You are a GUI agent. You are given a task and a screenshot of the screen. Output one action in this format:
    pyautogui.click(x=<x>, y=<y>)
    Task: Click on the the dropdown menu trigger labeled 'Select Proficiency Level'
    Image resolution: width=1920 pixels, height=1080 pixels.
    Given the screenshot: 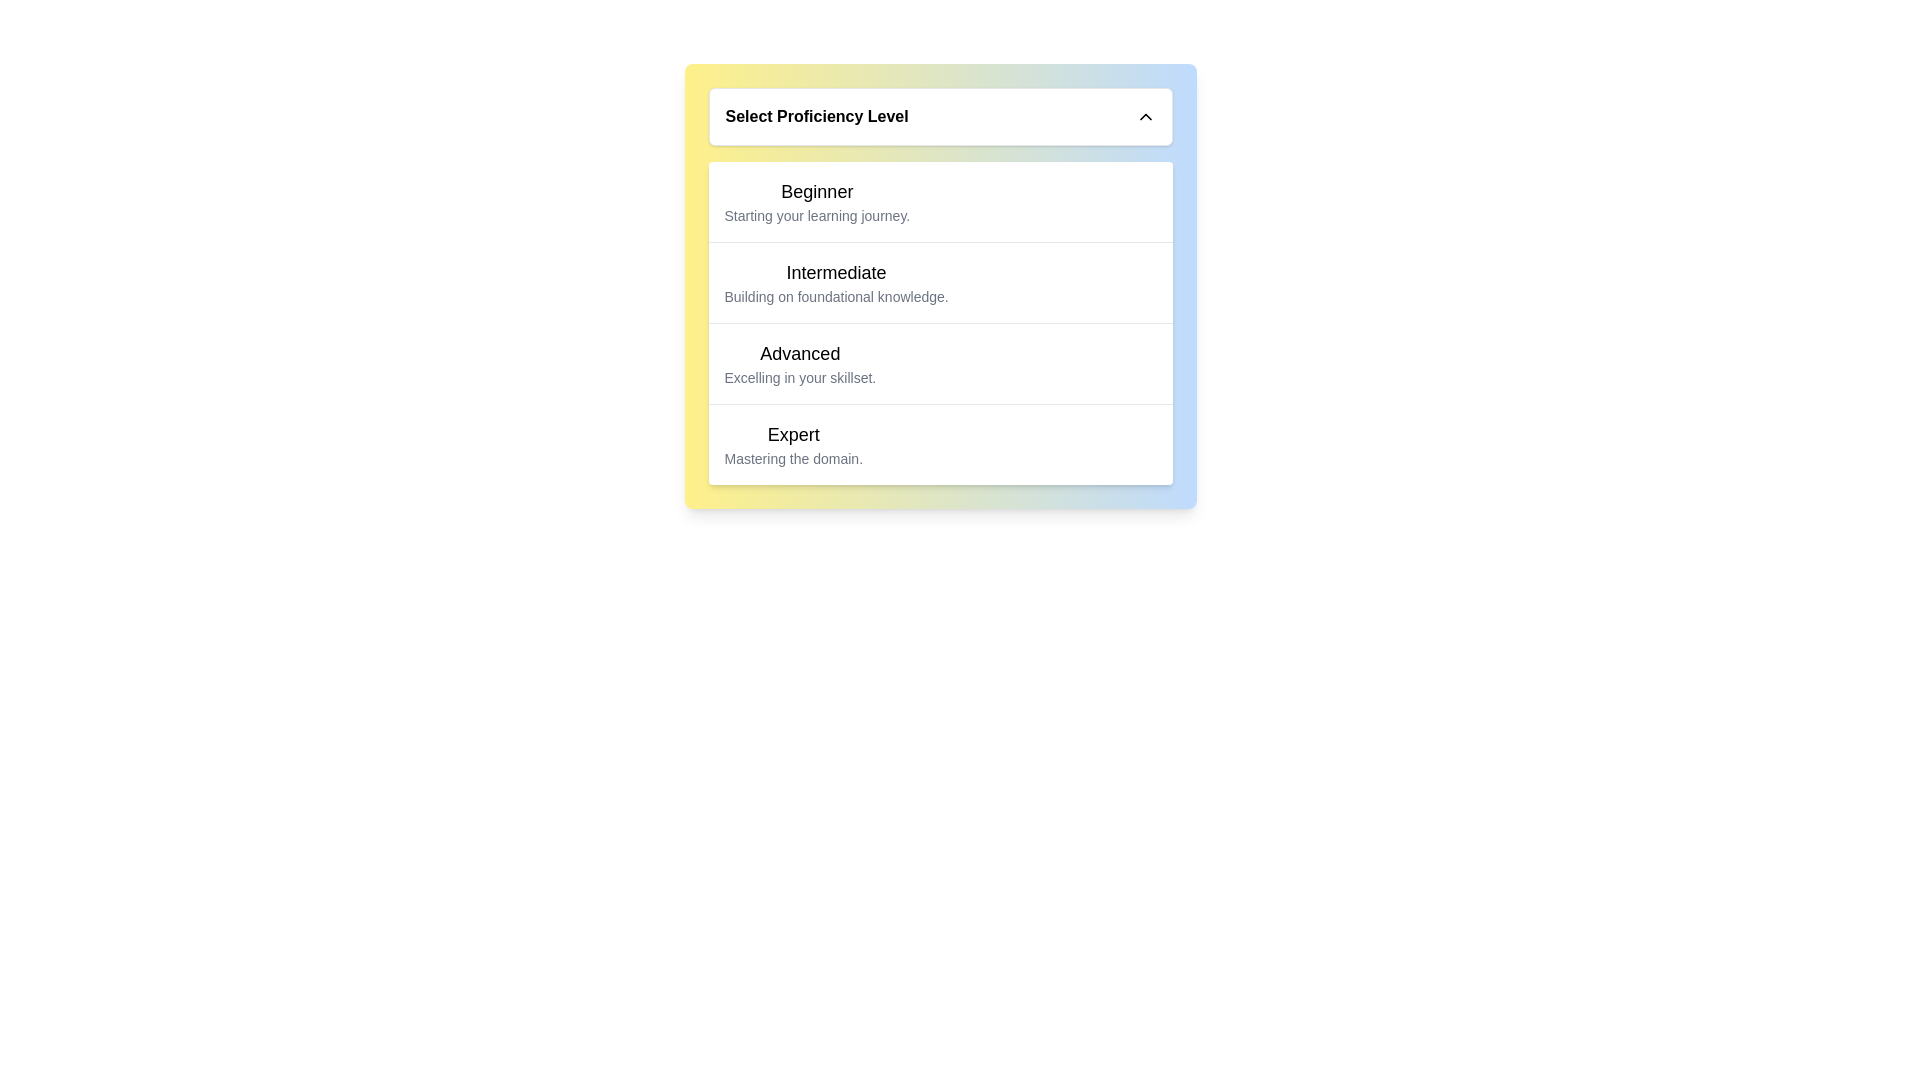 What is the action you would take?
    pyautogui.click(x=939, y=116)
    